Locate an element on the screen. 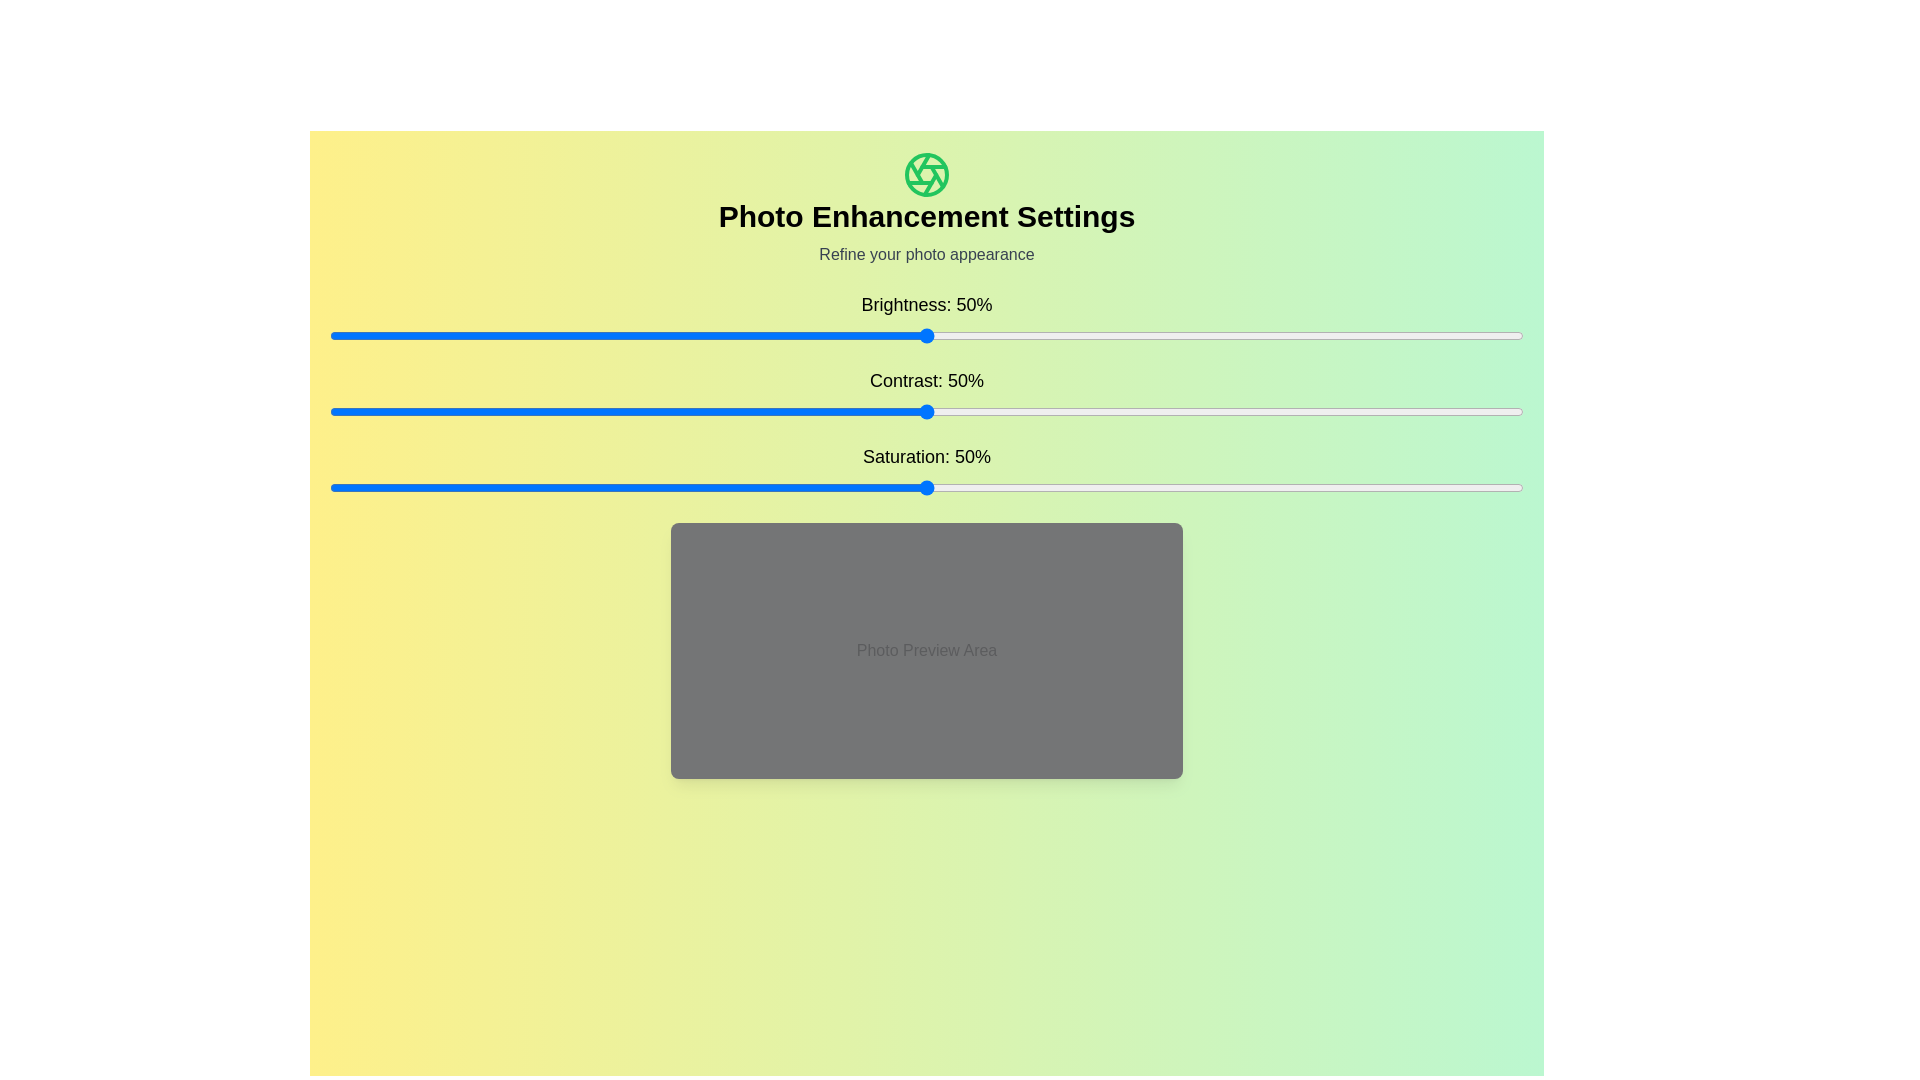 The height and width of the screenshot is (1080, 1920). the brightness slider to set the brightness to 10% is located at coordinates (448, 334).